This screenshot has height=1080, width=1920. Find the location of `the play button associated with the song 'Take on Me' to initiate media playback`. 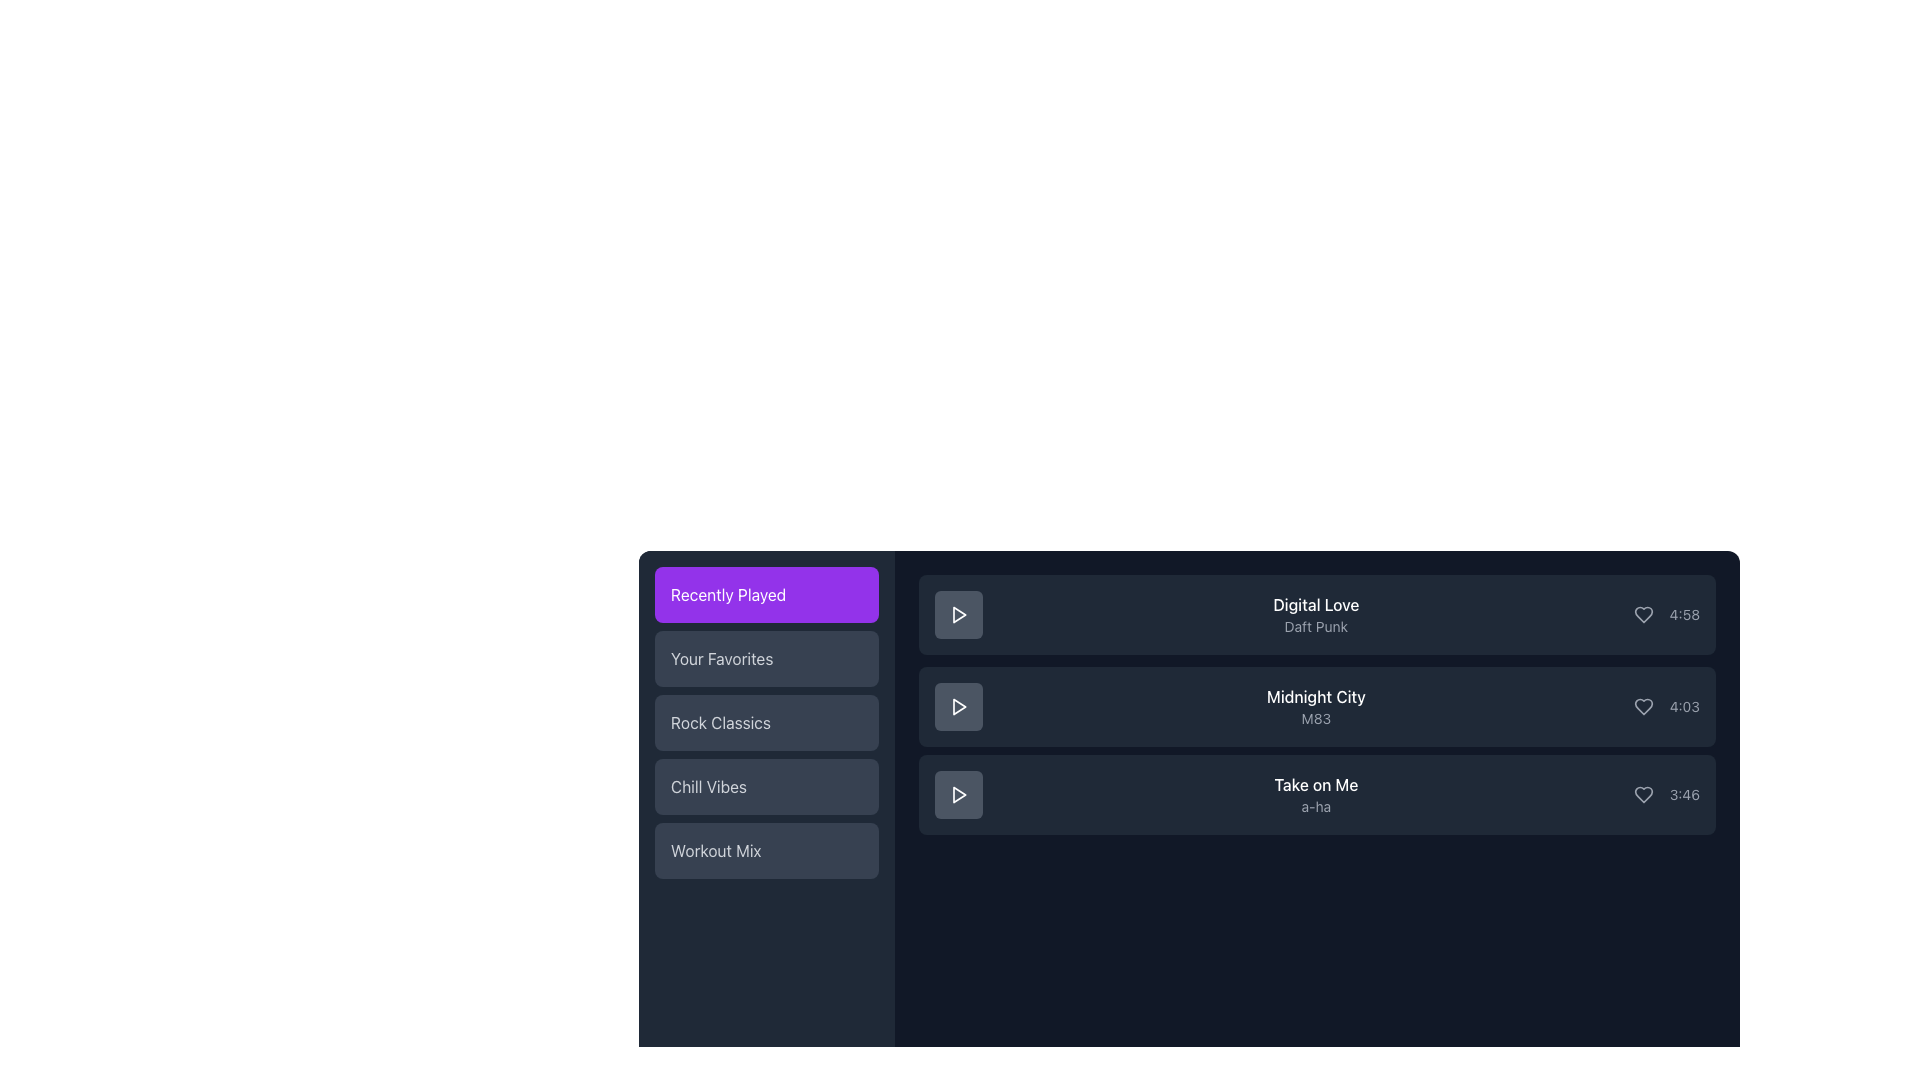

the play button associated with the song 'Take on Me' to initiate media playback is located at coordinates (958, 793).